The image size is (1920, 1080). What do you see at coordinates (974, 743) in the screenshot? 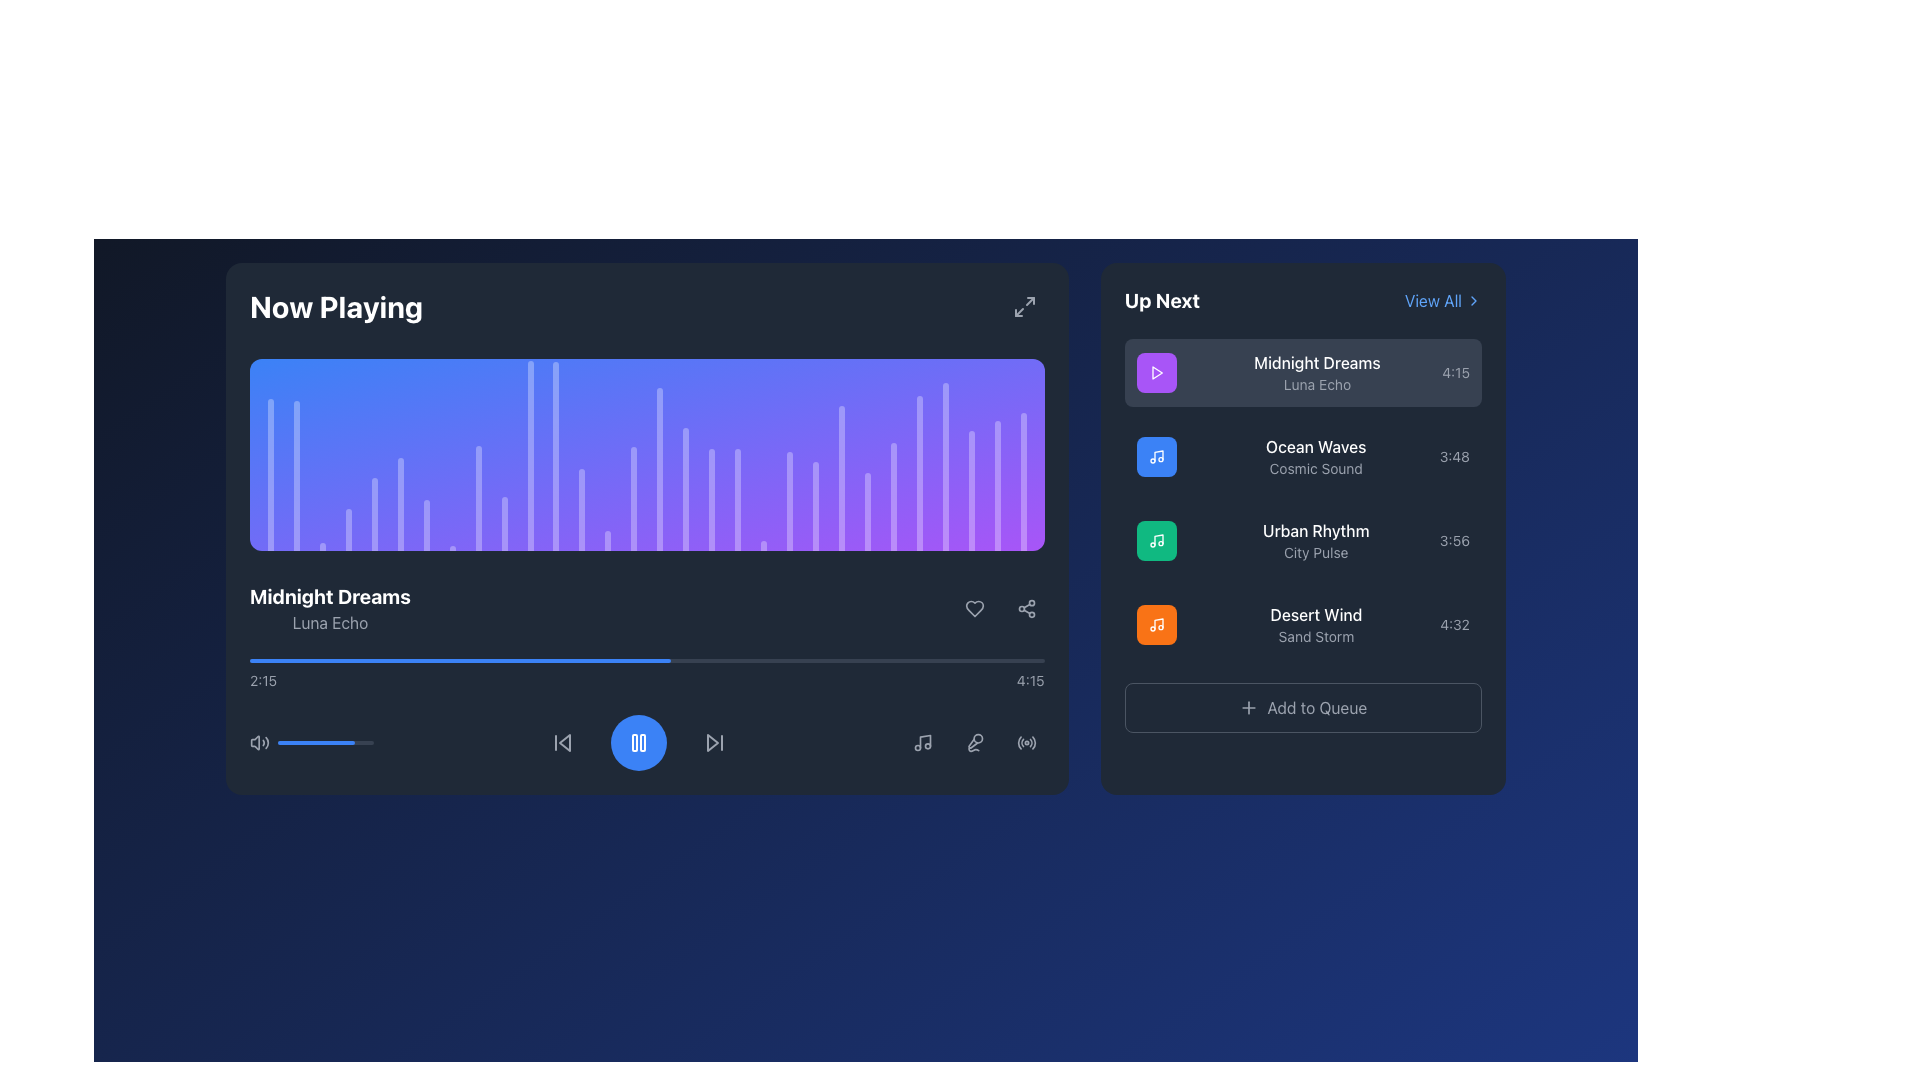
I see `the microphone-related button located in the bottom-right corner of the music player interface` at bounding box center [974, 743].